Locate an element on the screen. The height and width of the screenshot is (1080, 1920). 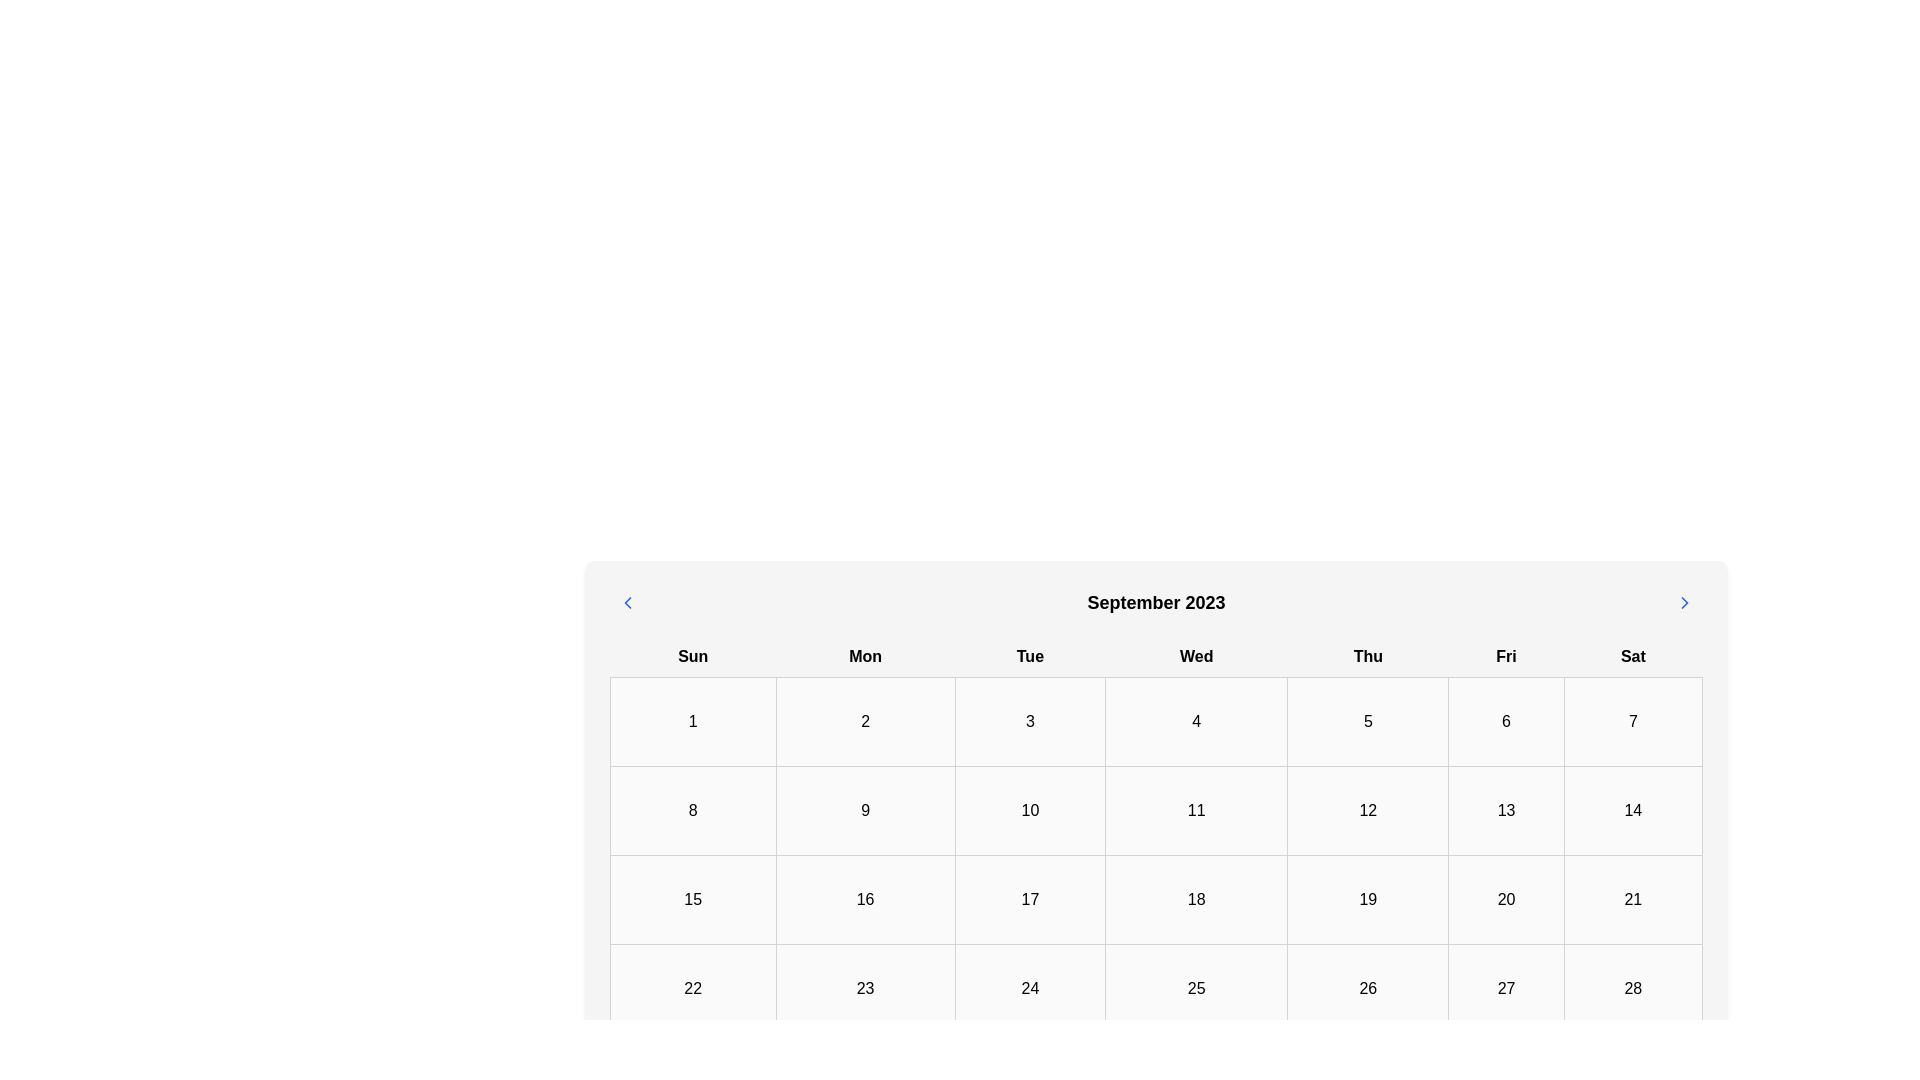
the displayed date '16' in the calendar's date box, which is the second box from the left in the third row, representing the day of the month is located at coordinates (865, 898).